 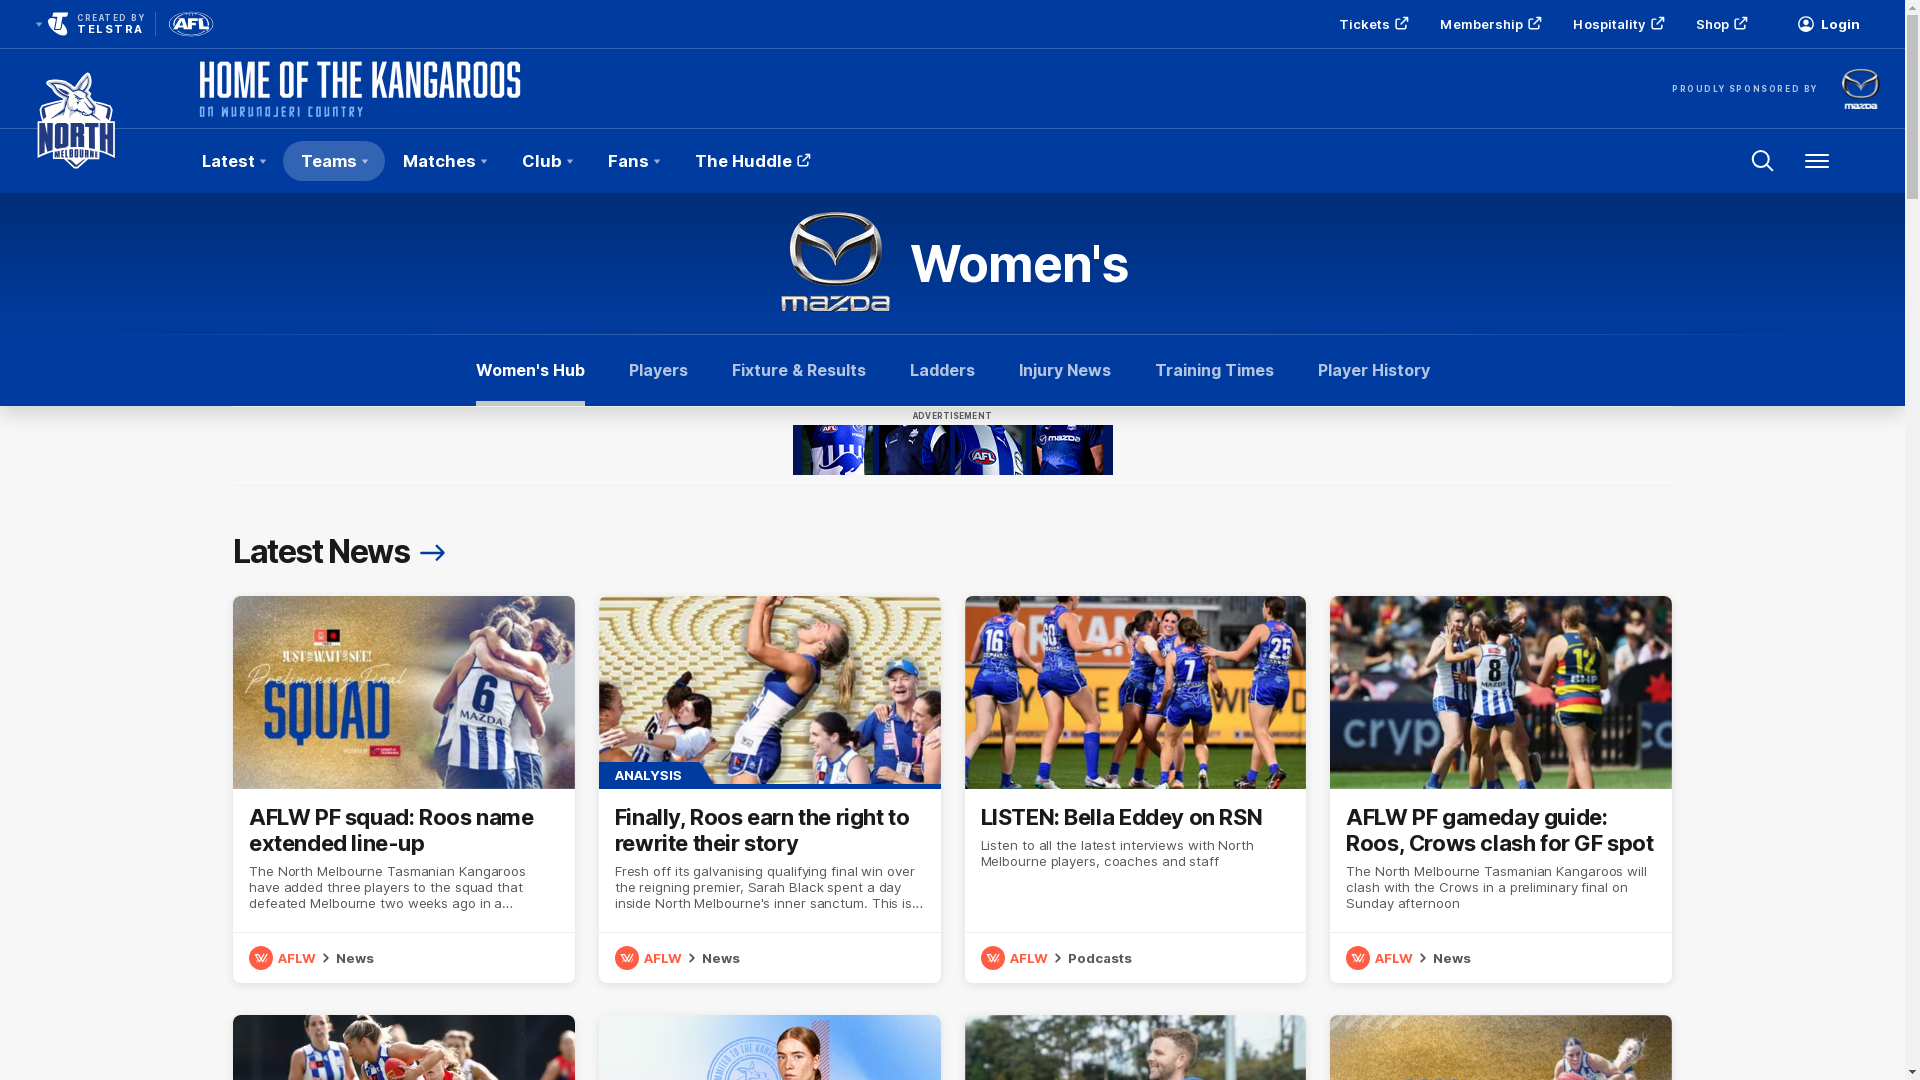 I want to click on 'CREATED BY, so click(x=86, y=23).